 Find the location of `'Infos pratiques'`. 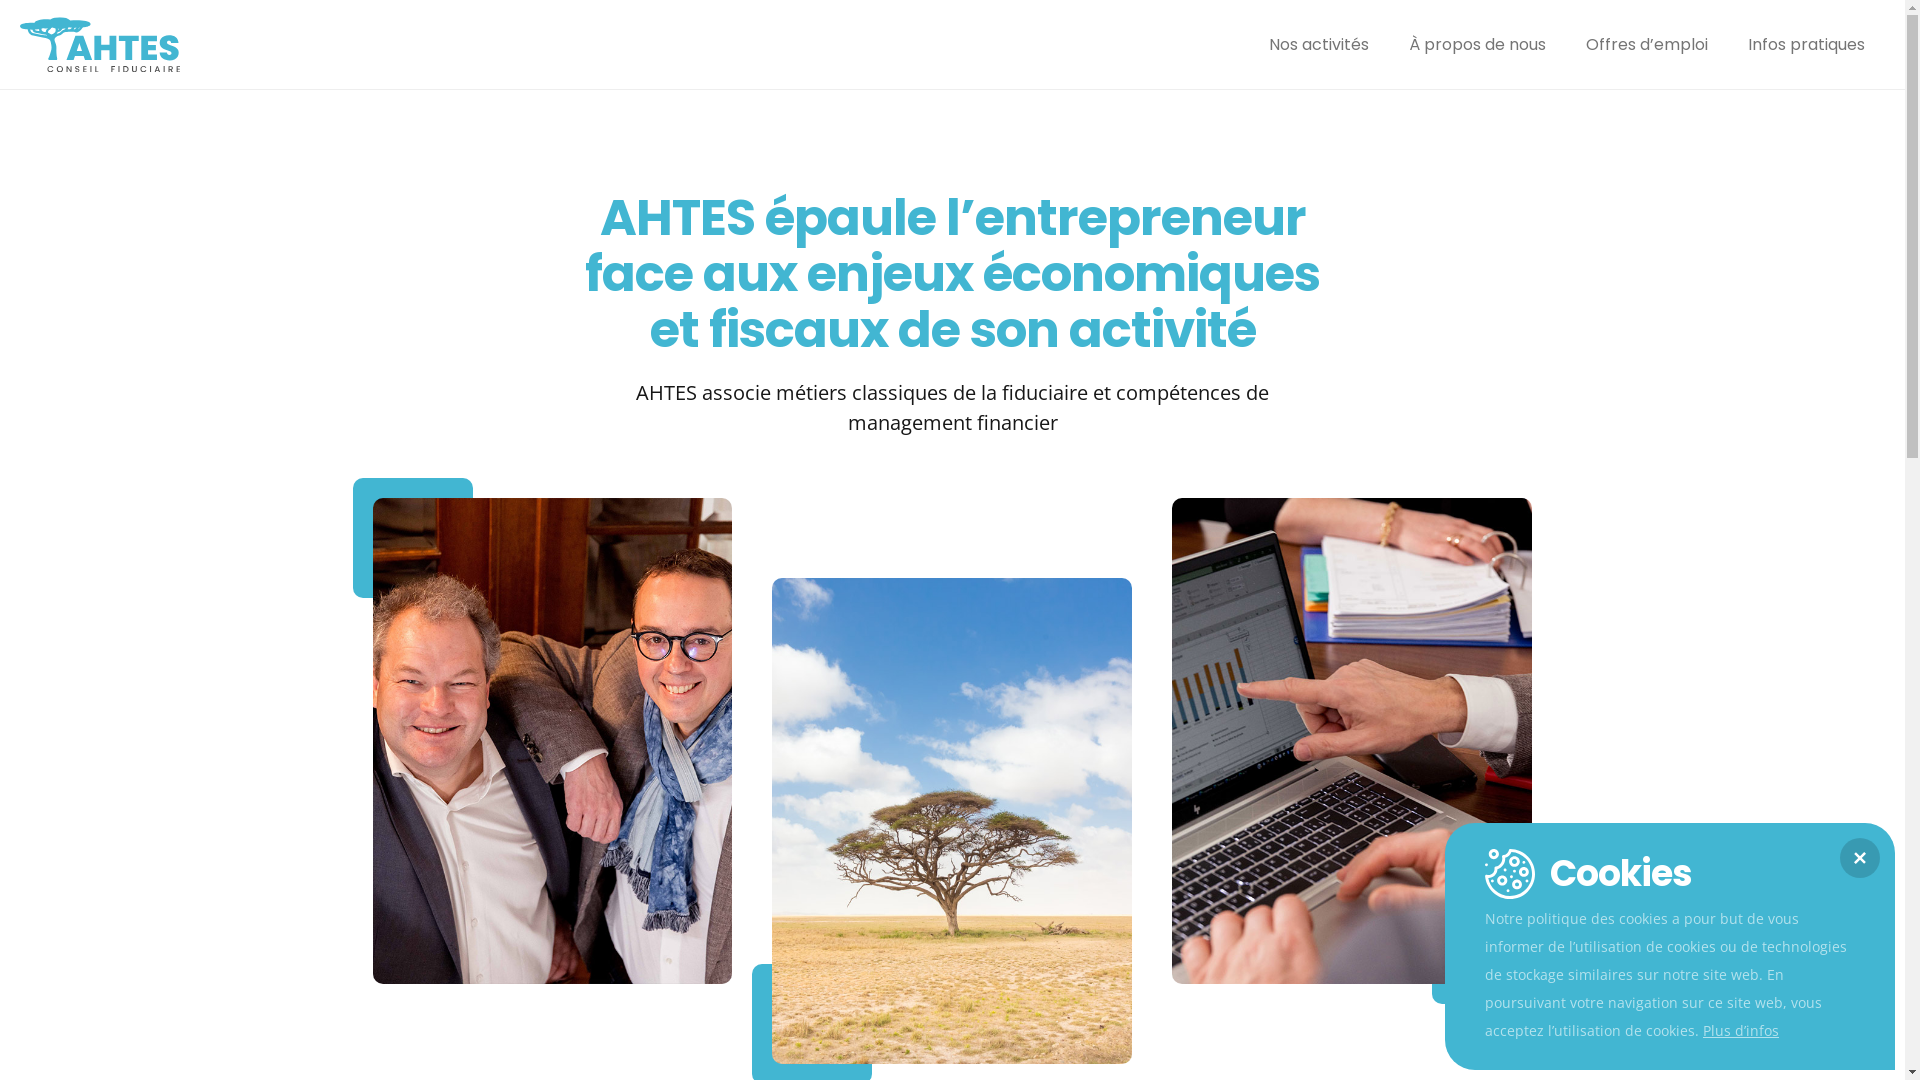

'Infos pratiques' is located at coordinates (1806, 45).